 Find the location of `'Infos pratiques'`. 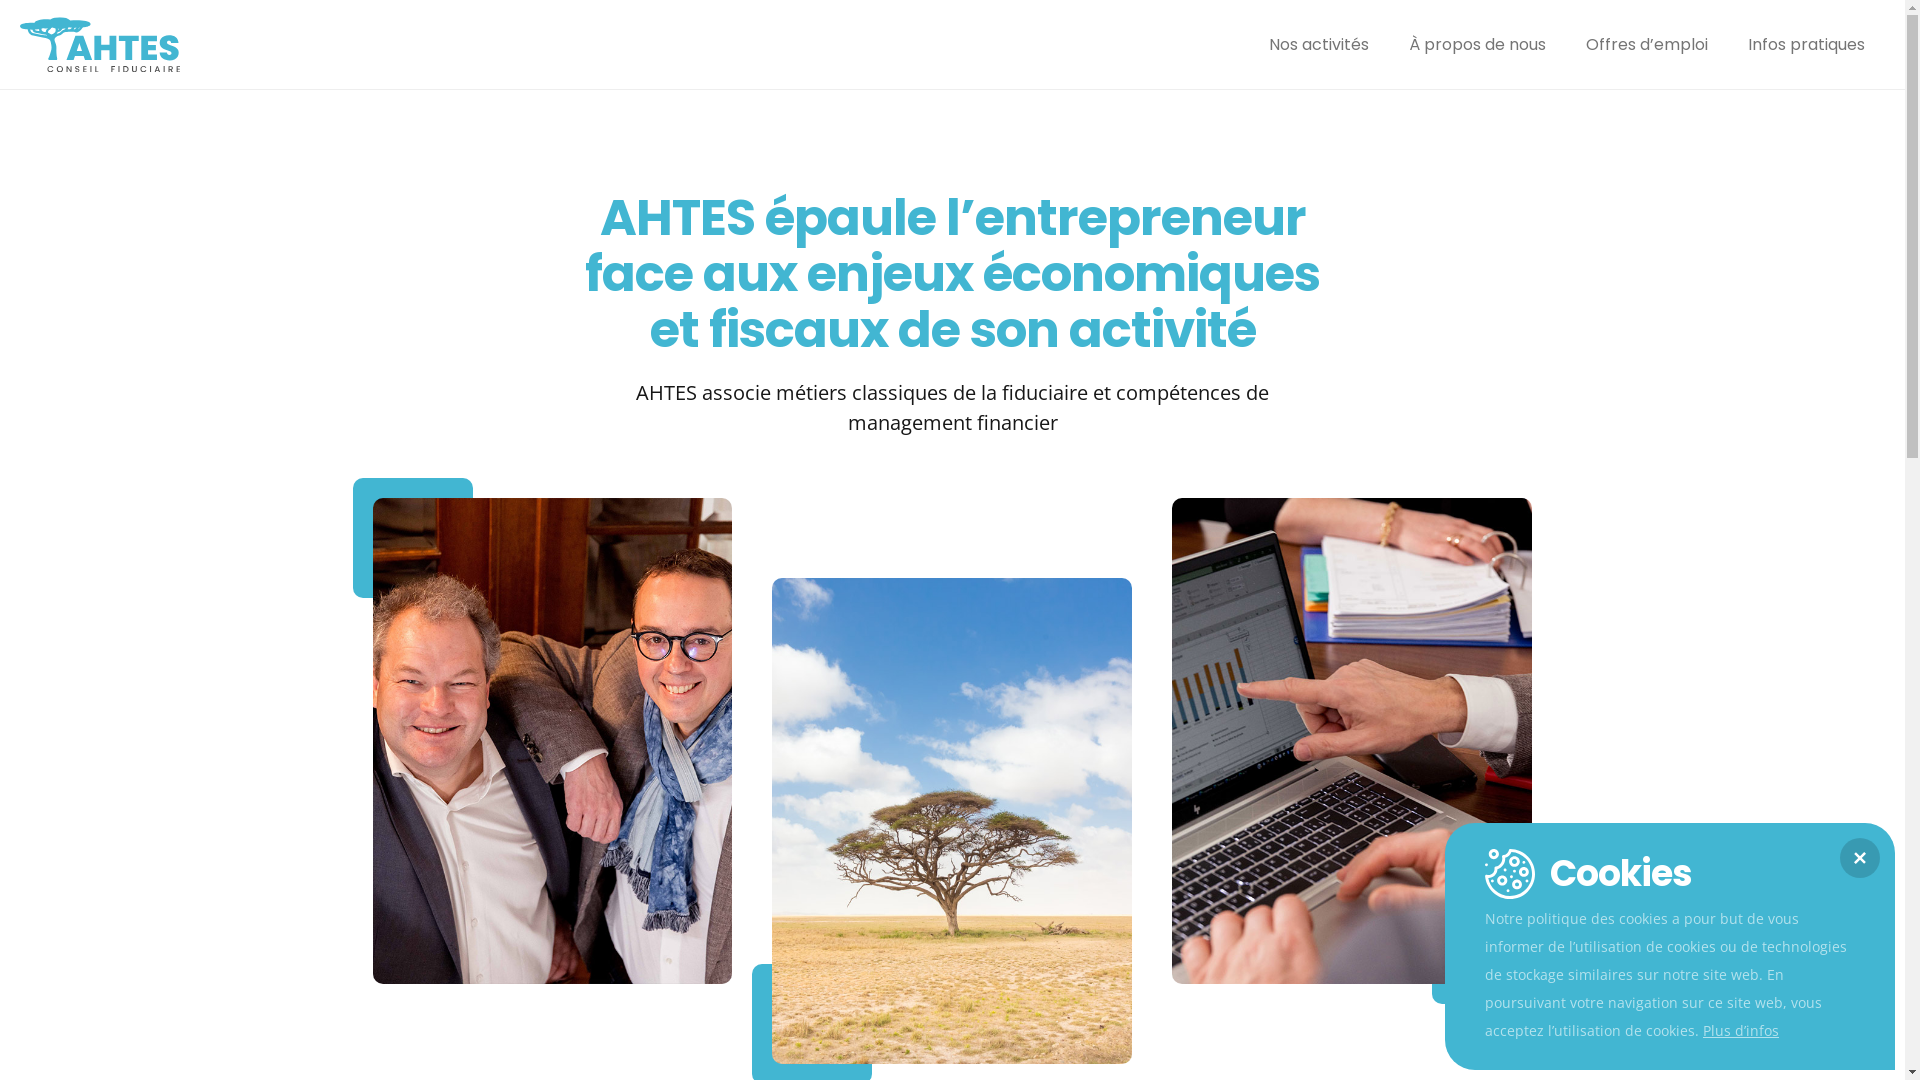

'Infos pratiques' is located at coordinates (1806, 45).